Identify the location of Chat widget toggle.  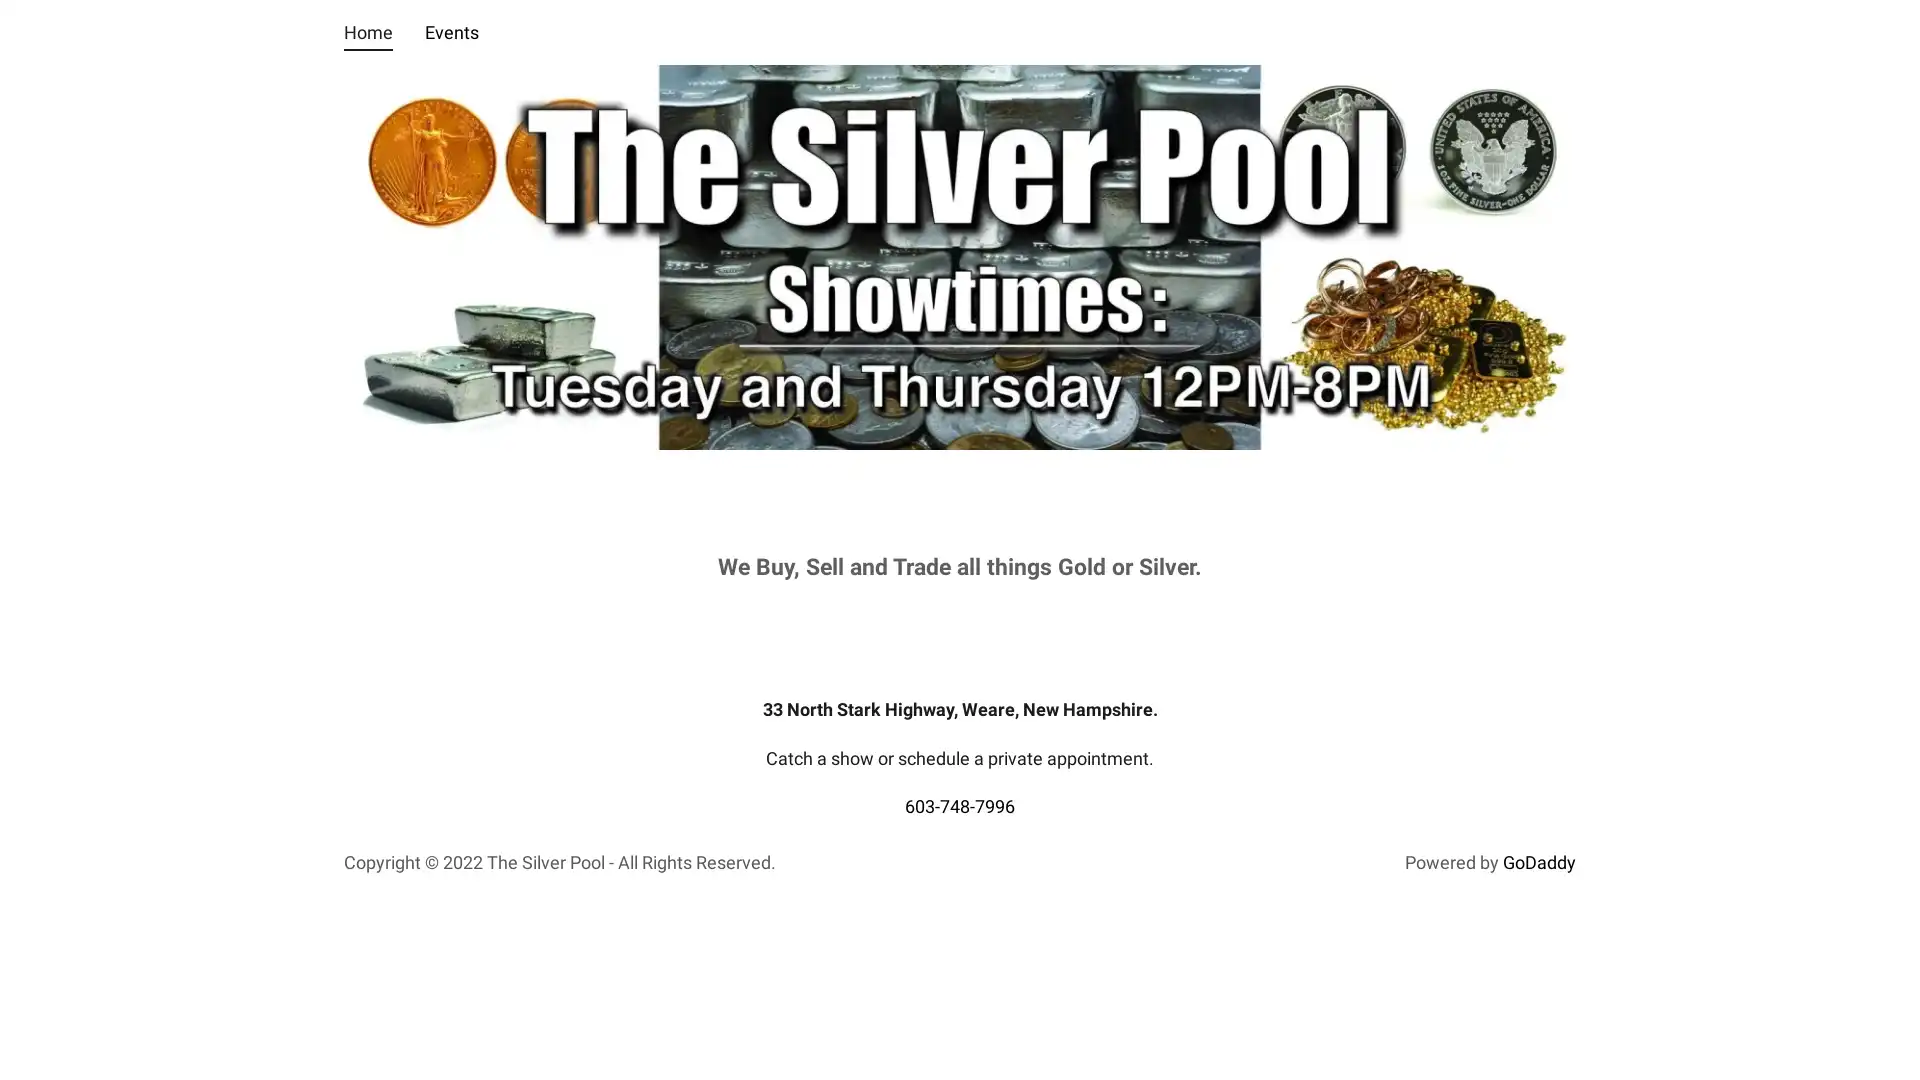
(1867, 1029).